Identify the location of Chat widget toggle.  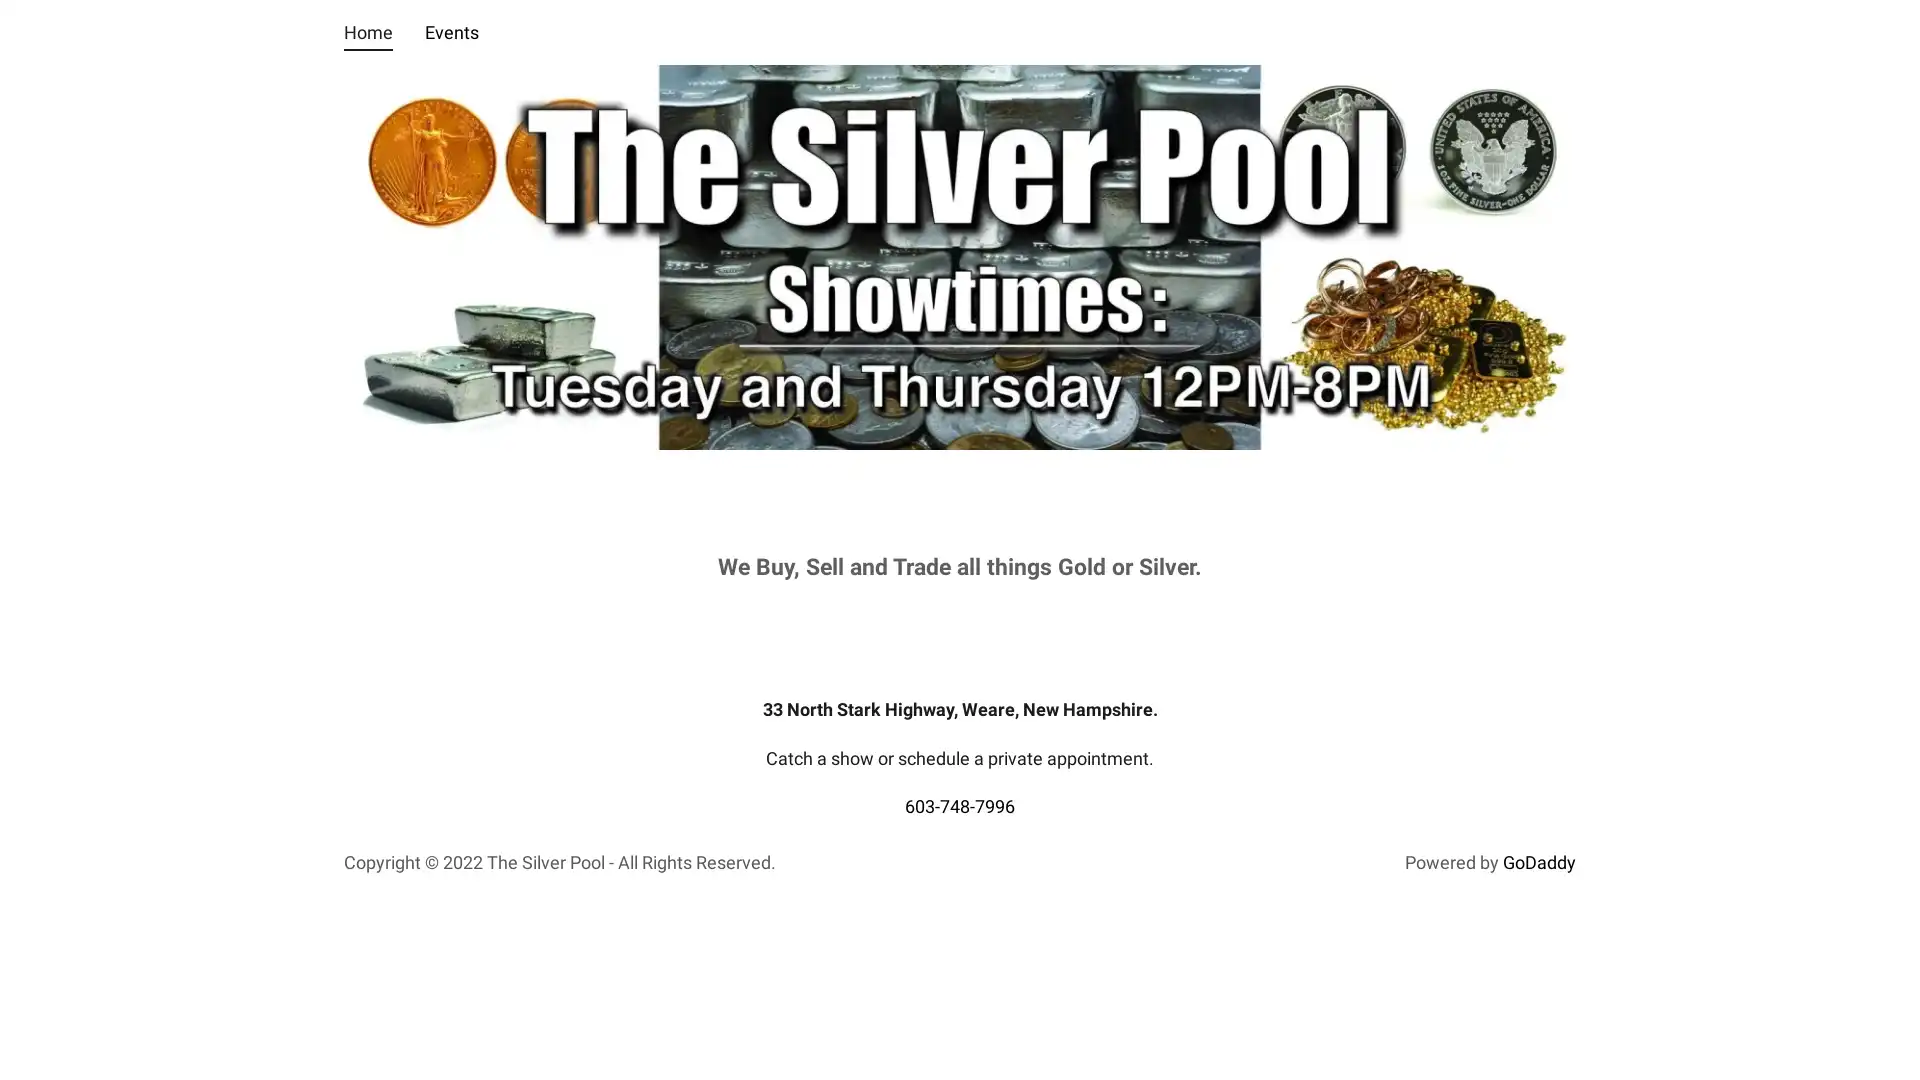
(1867, 1029).